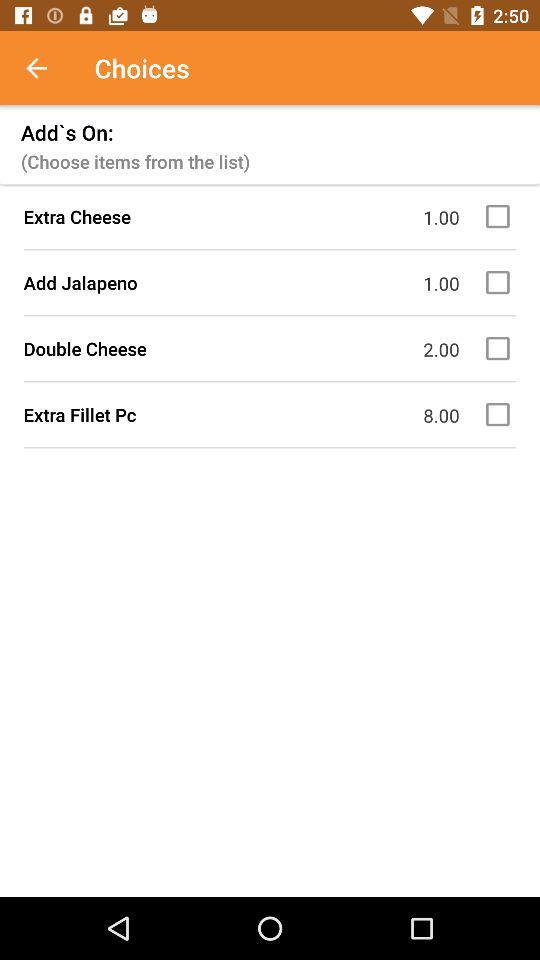 Image resolution: width=540 pixels, height=960 pixels. I want to click on extra cheese add-on, so click(500, 216).